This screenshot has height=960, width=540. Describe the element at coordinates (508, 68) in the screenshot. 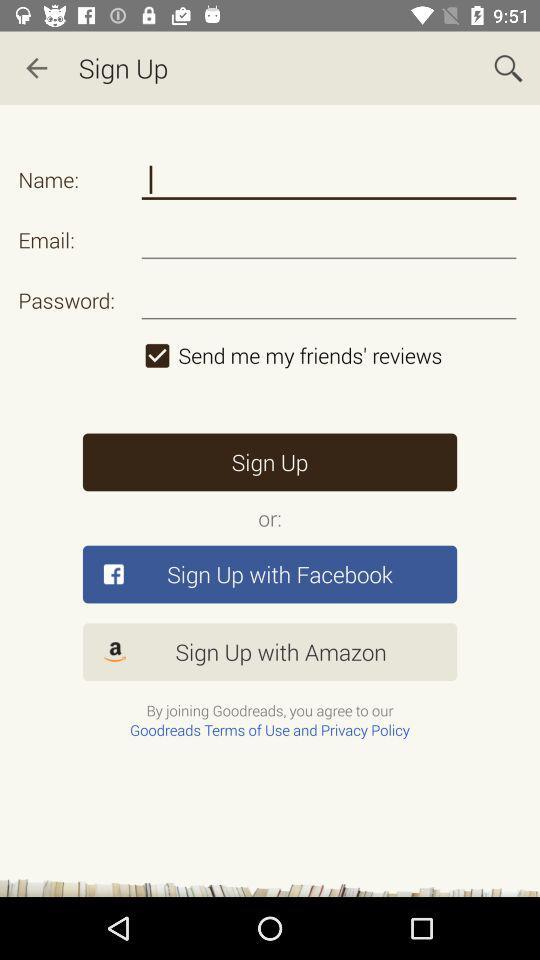

I see `item at the top right corner` at that location.